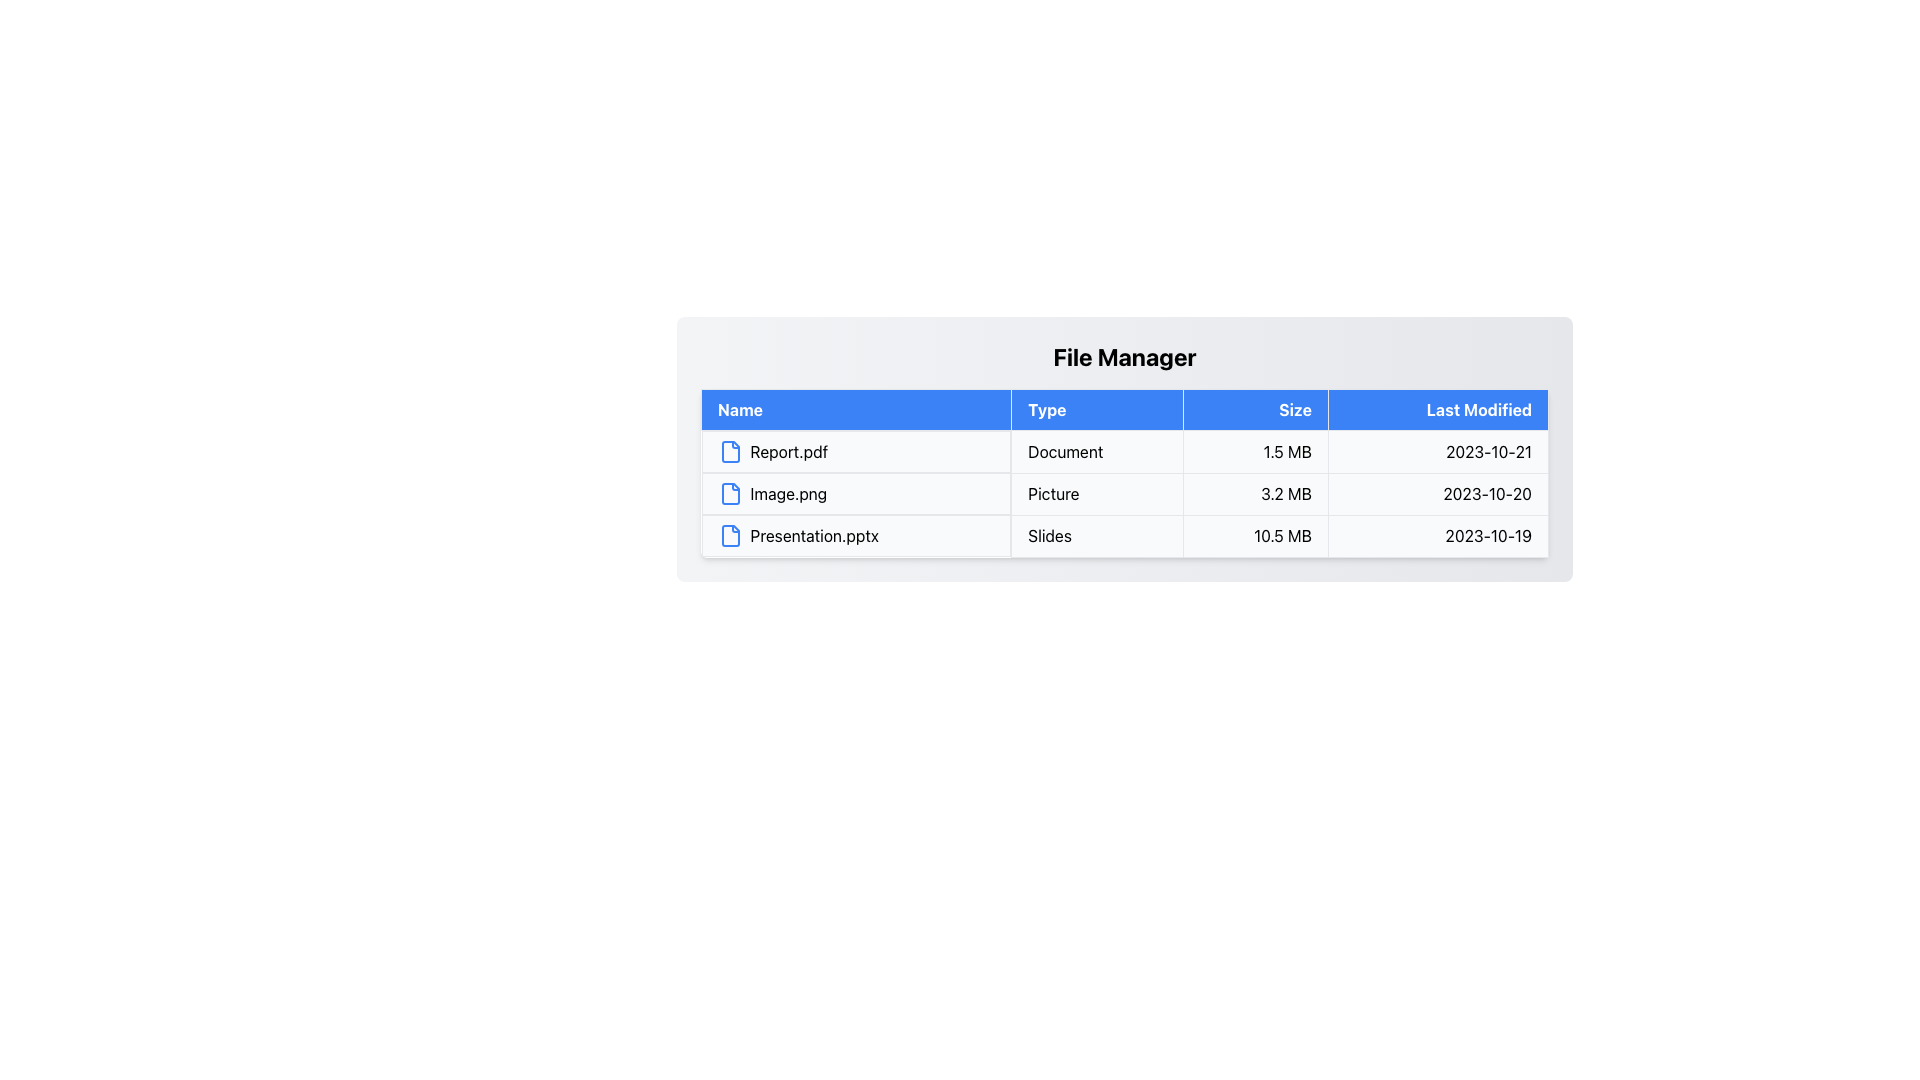 The width and height of the screenshot is (1920, 1080). What do you see at coordinates (729, 493) in the screenshot?
I see `the rectangular document icon in the 'Name' column associated with the entry 'Image.png'` at bounding box center [729, 493].